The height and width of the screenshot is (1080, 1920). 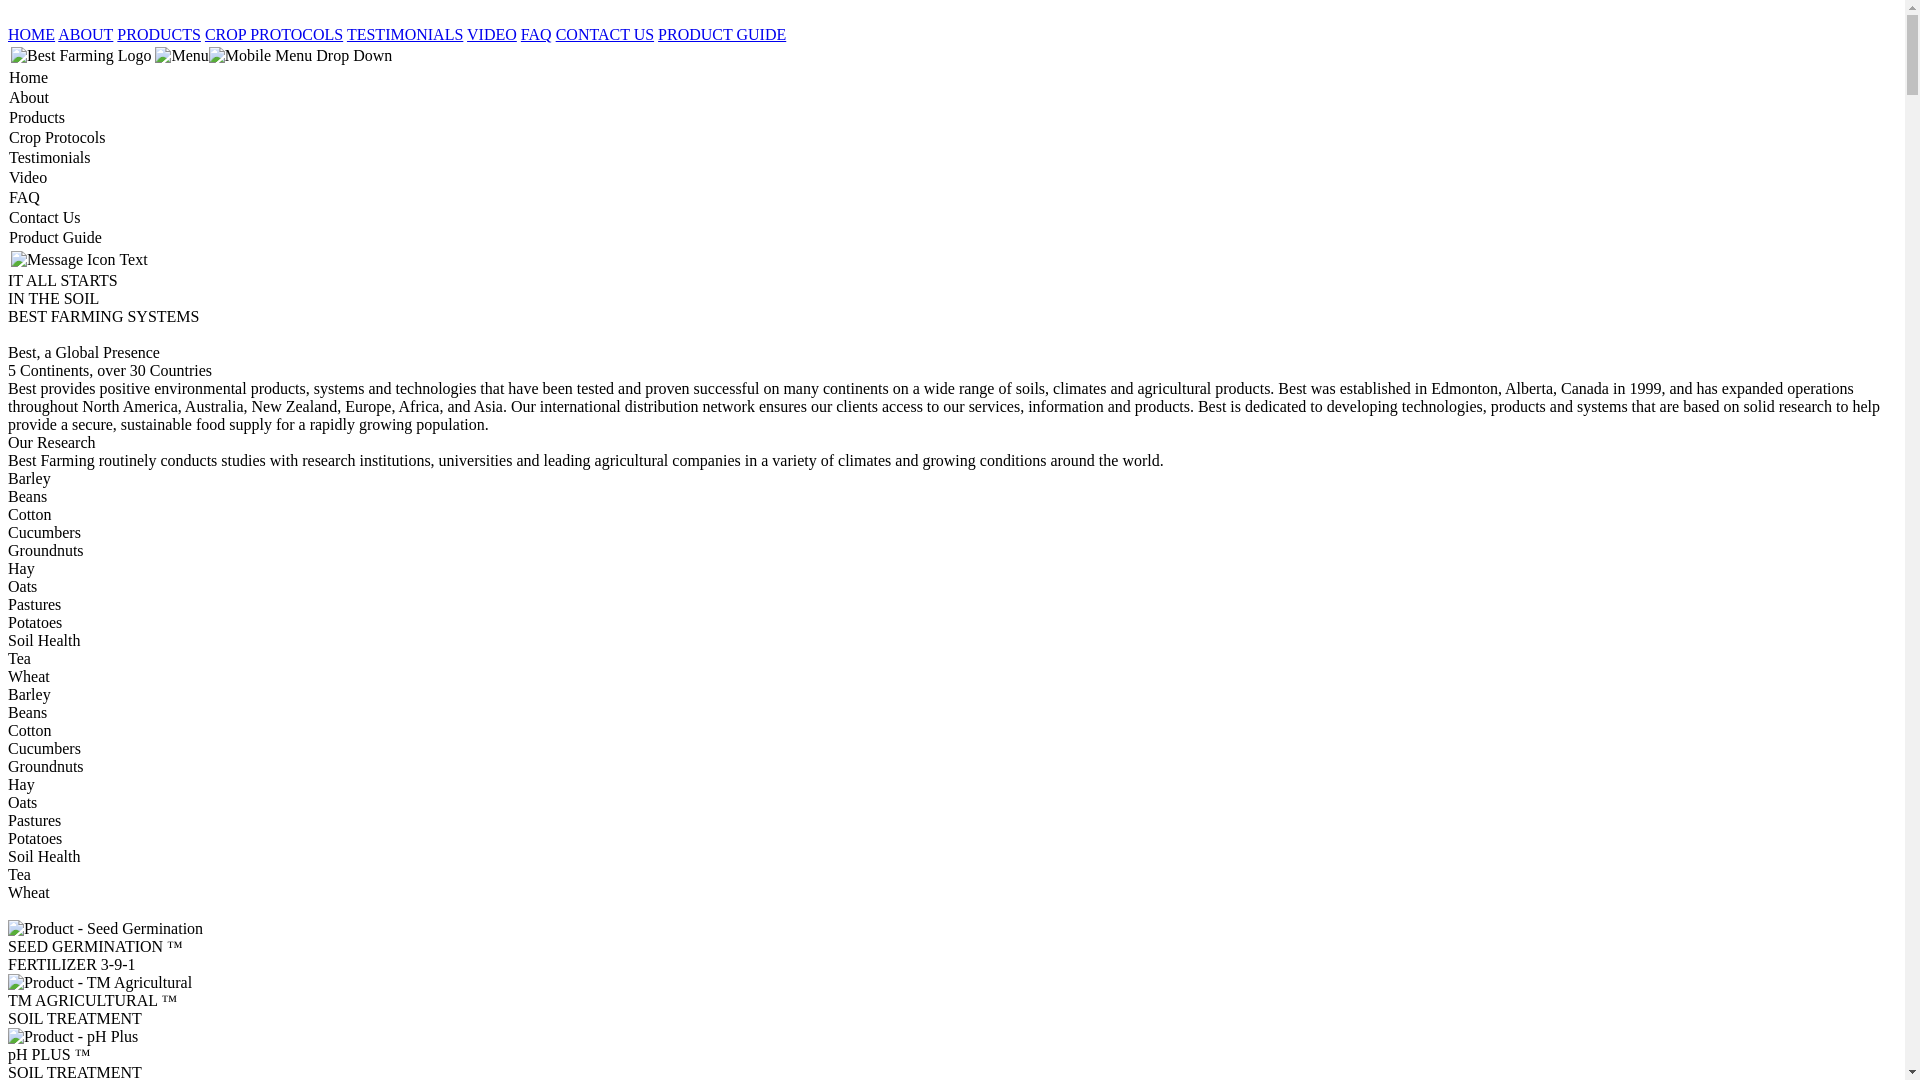 I want to click on 'FAQ', so click(x=521, y=34).